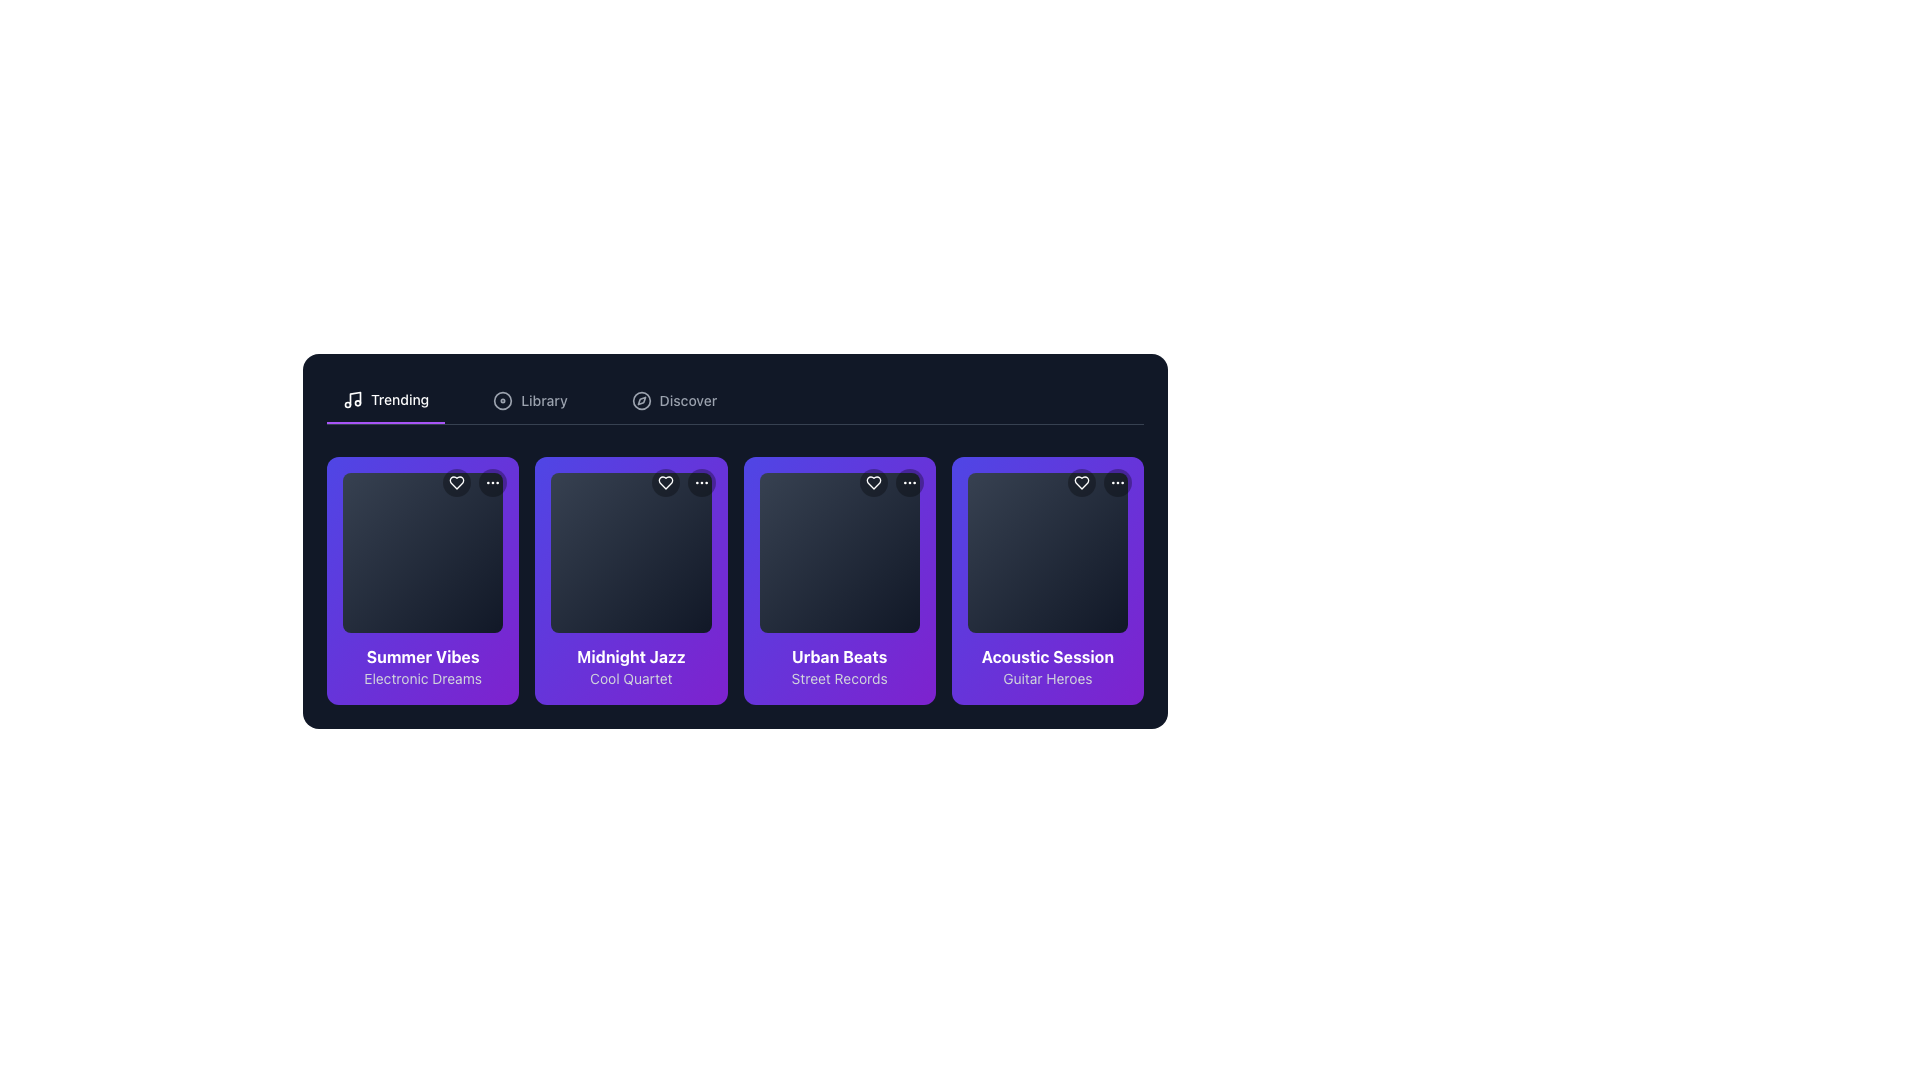 Image resolution: width=1920 pixels, height=1080 pixels. Describe the element at coordinates (1046, 667) in the screenshot. I see `the text label 'Acoustic Session'` at that location.